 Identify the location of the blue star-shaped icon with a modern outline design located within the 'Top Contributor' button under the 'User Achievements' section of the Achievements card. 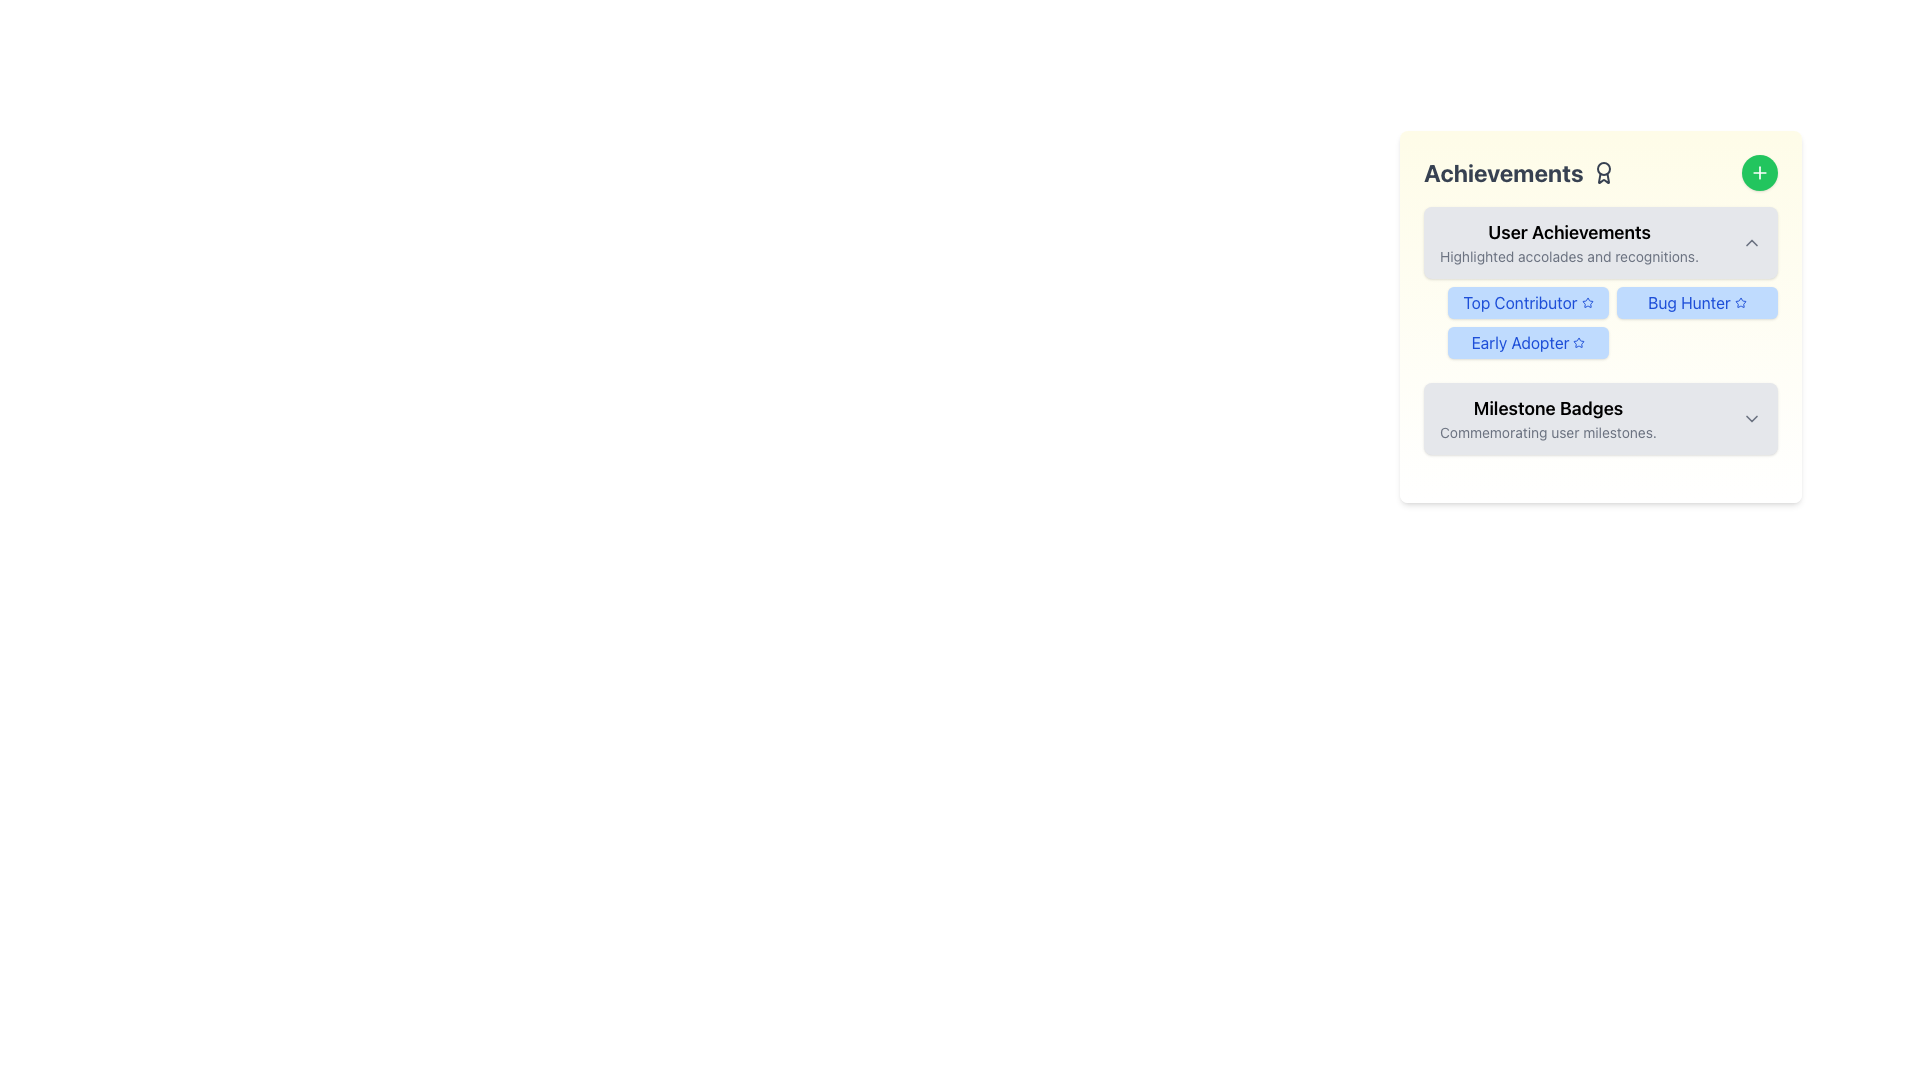
(1586, 303).